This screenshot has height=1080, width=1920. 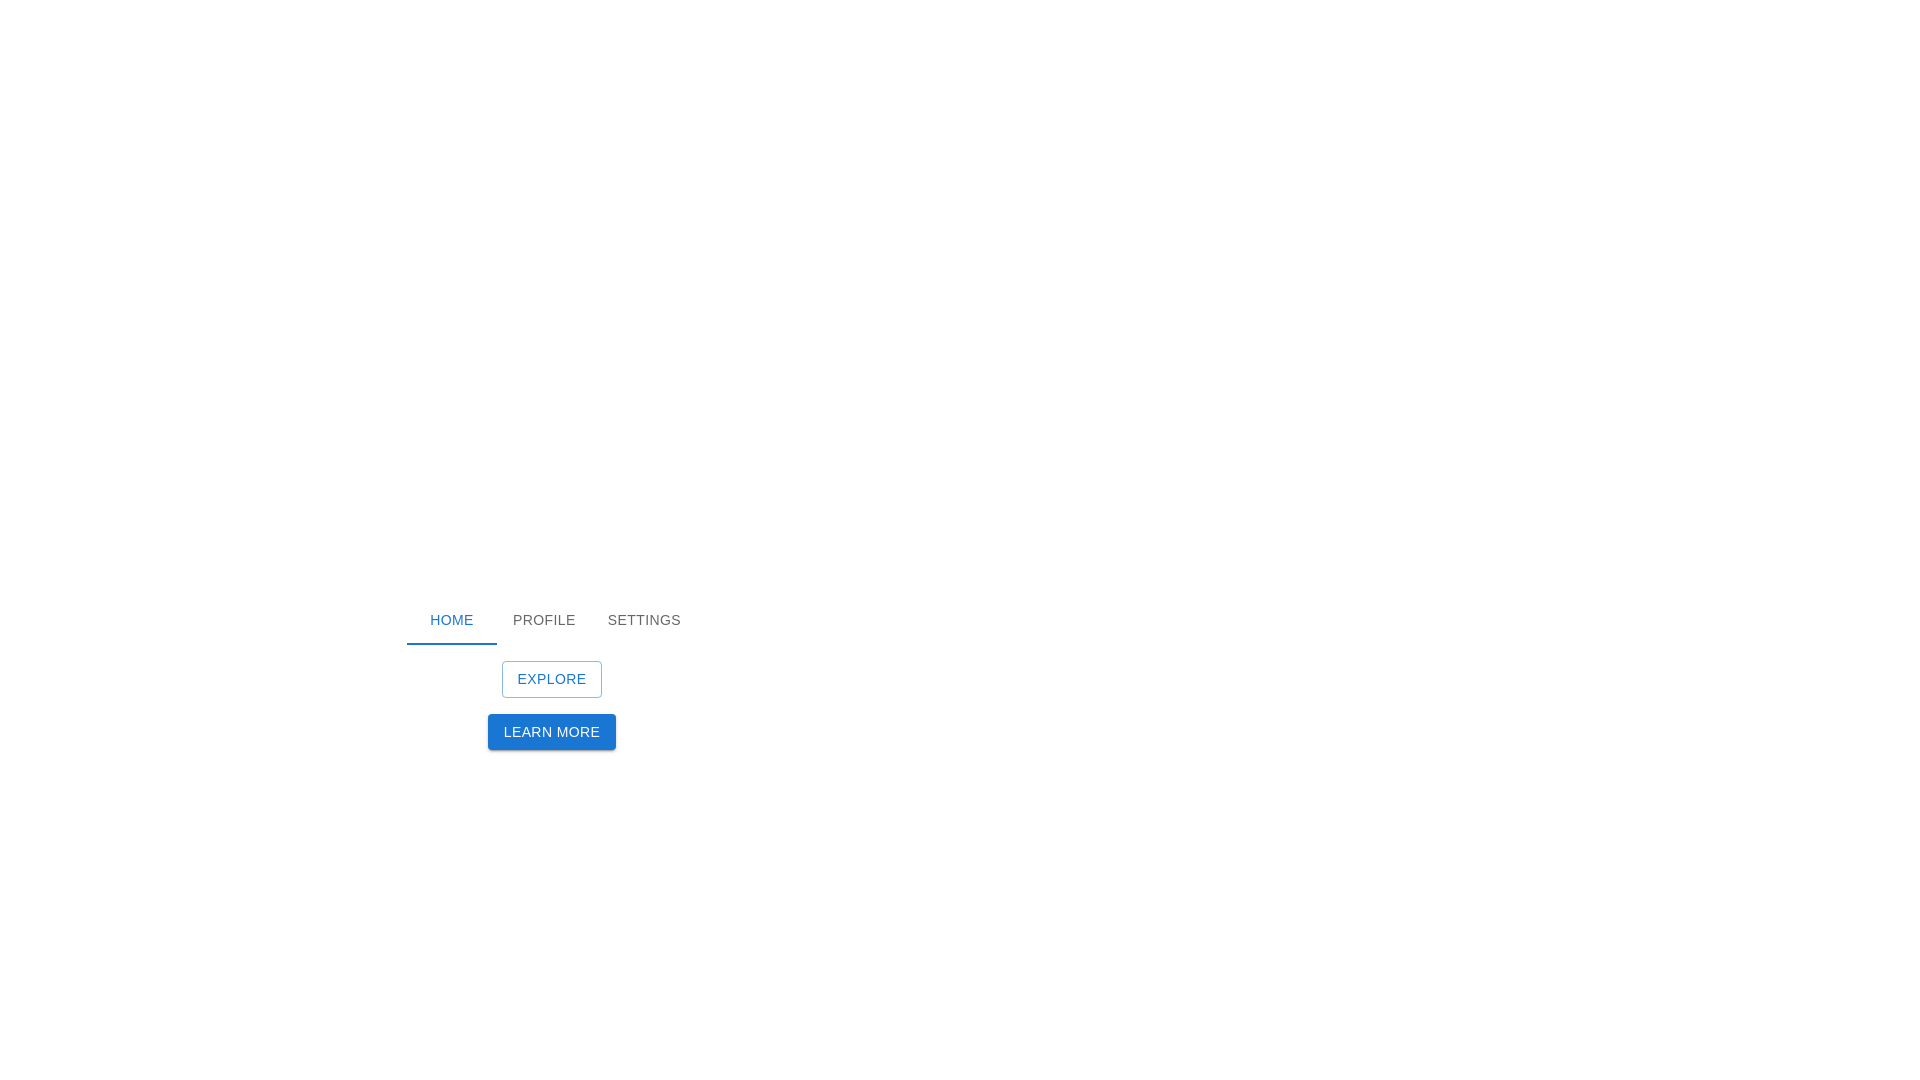 What do you see at coordinates (552, 620) in the screenshot?
I see `the 'Profile' tab in the Tabbed Navigation Component` at bounding box center [552, 620].